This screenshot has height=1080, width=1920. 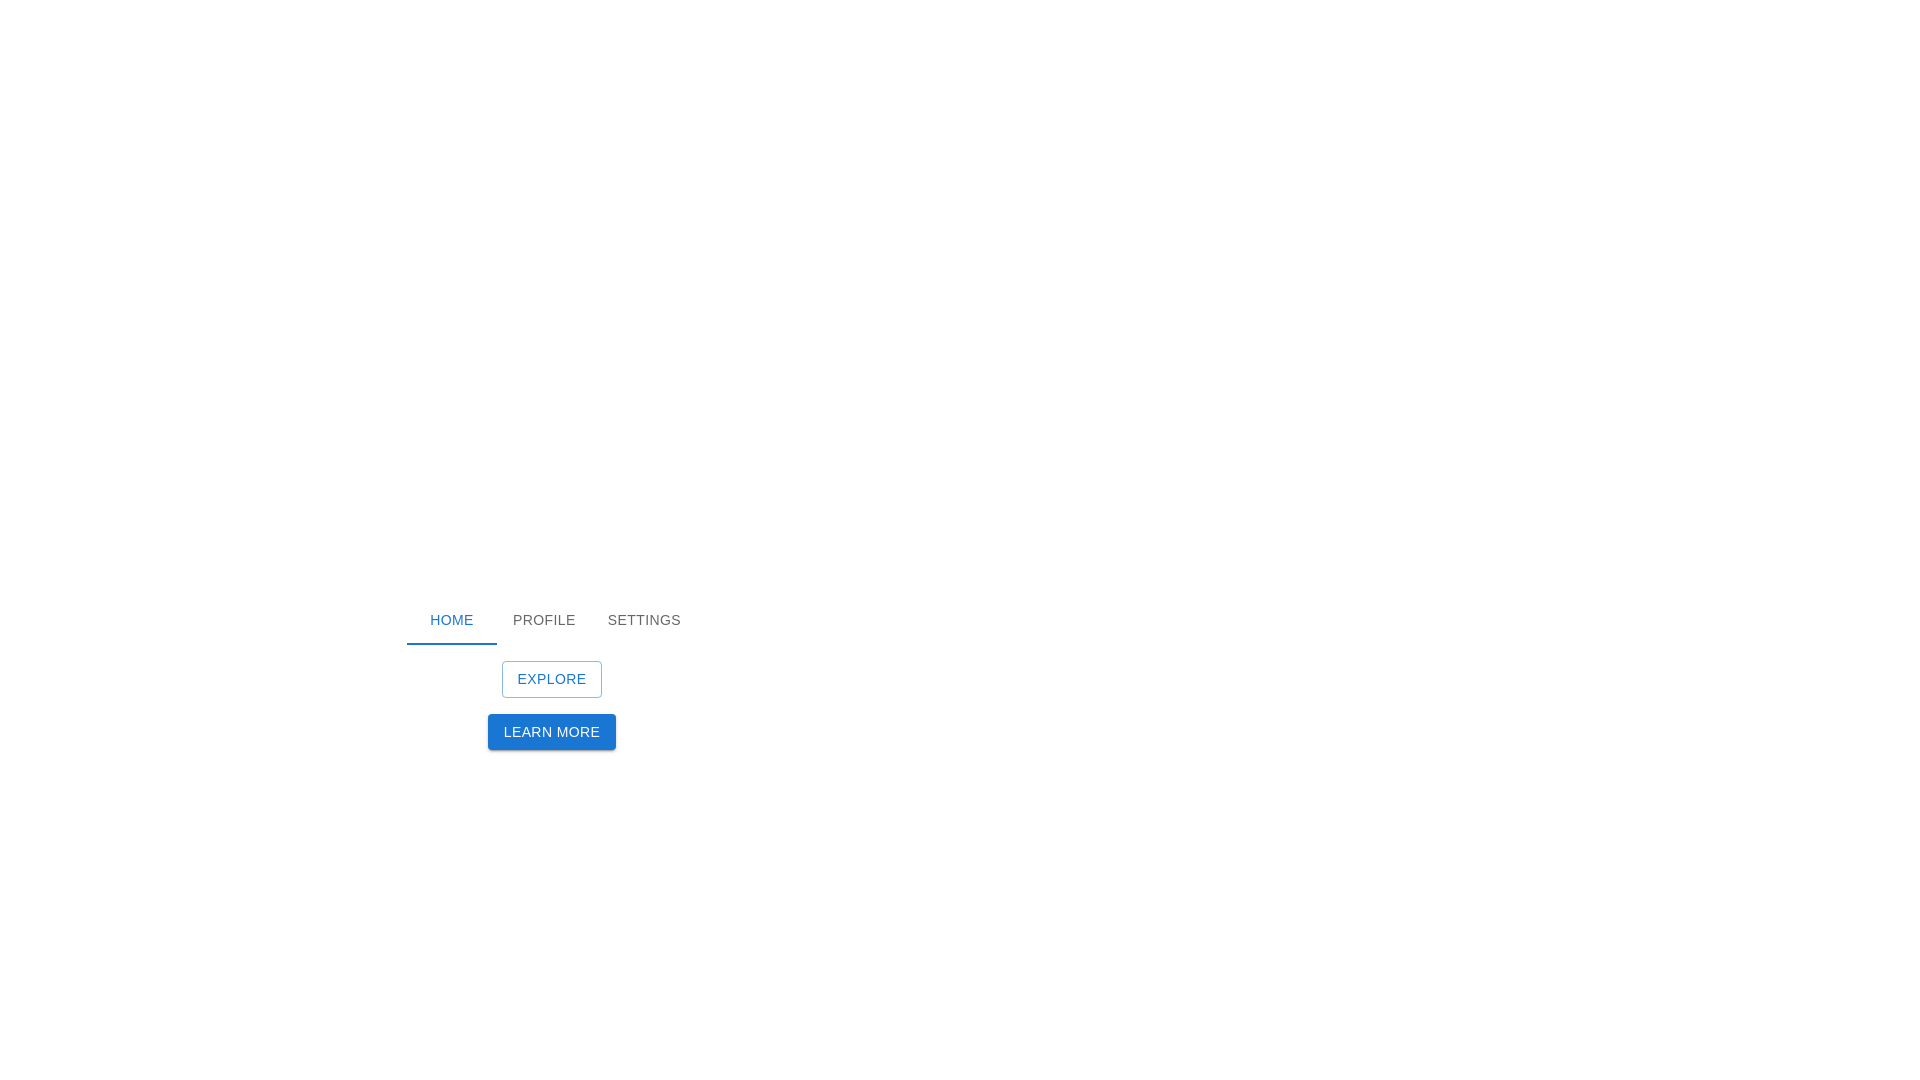 What do you see at coordinates (552, 620) in the screenshot?
I see `the 'Profile' tab in the Tabbed Navigation Component` at bounding box center [552, 620].